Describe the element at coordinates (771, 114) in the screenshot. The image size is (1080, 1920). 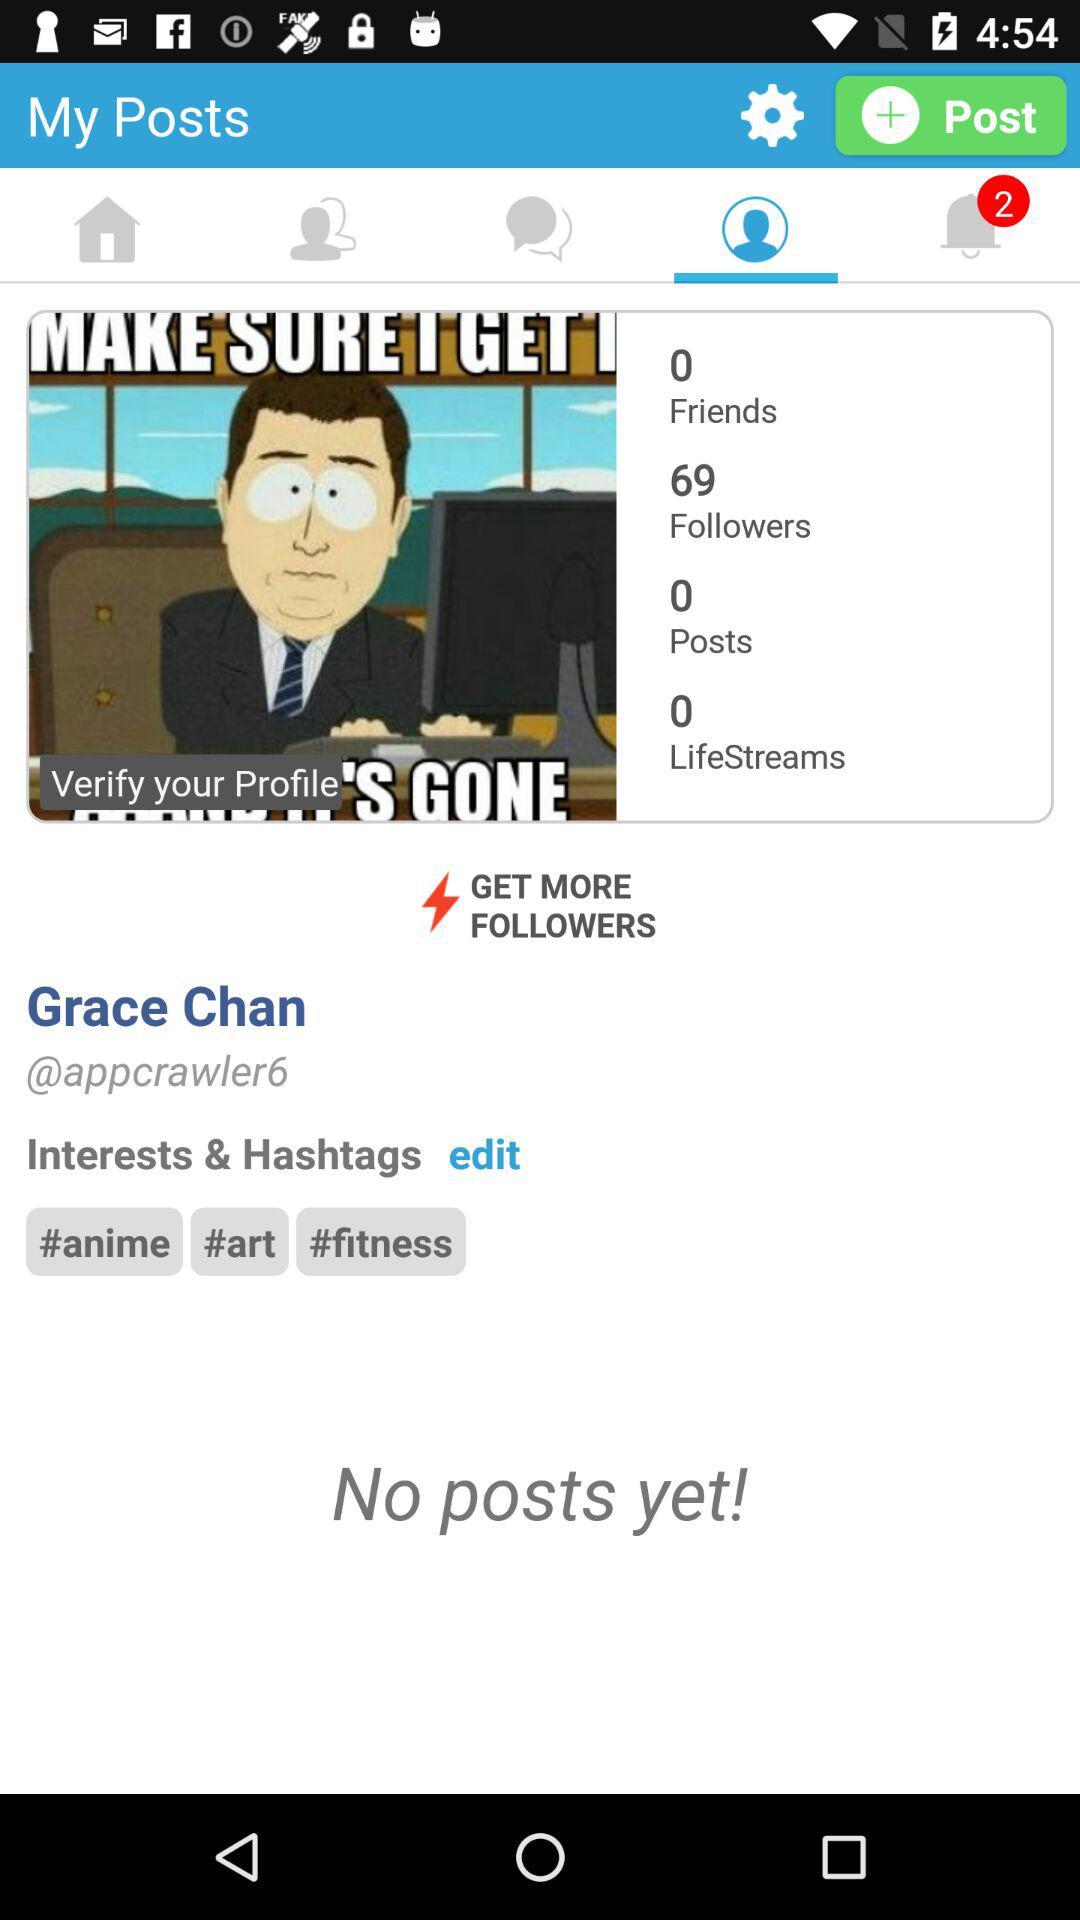
I see `settings menu` at that location.